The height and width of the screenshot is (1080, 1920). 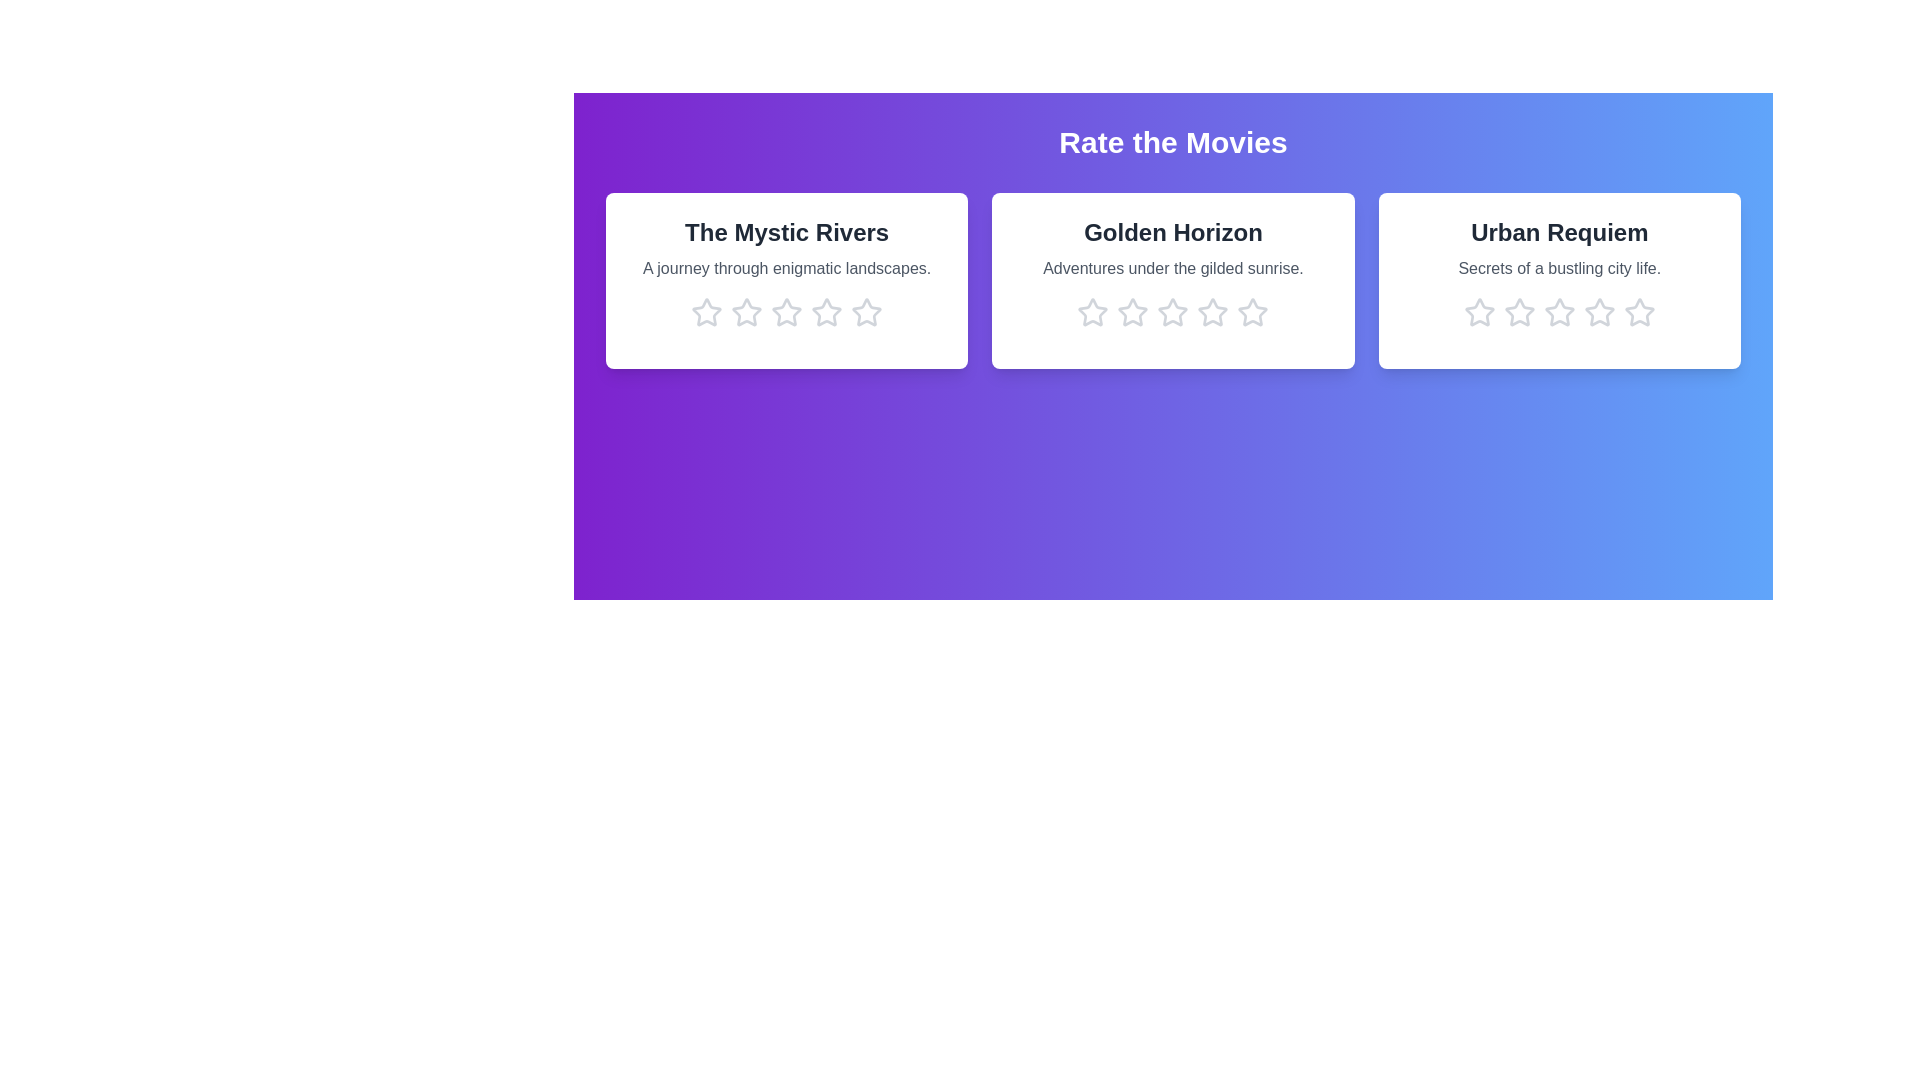 I want to click on the star corresponding to 2 stars in the movie card titled 'The Mystic Rivers', so click(x=746, y=312).